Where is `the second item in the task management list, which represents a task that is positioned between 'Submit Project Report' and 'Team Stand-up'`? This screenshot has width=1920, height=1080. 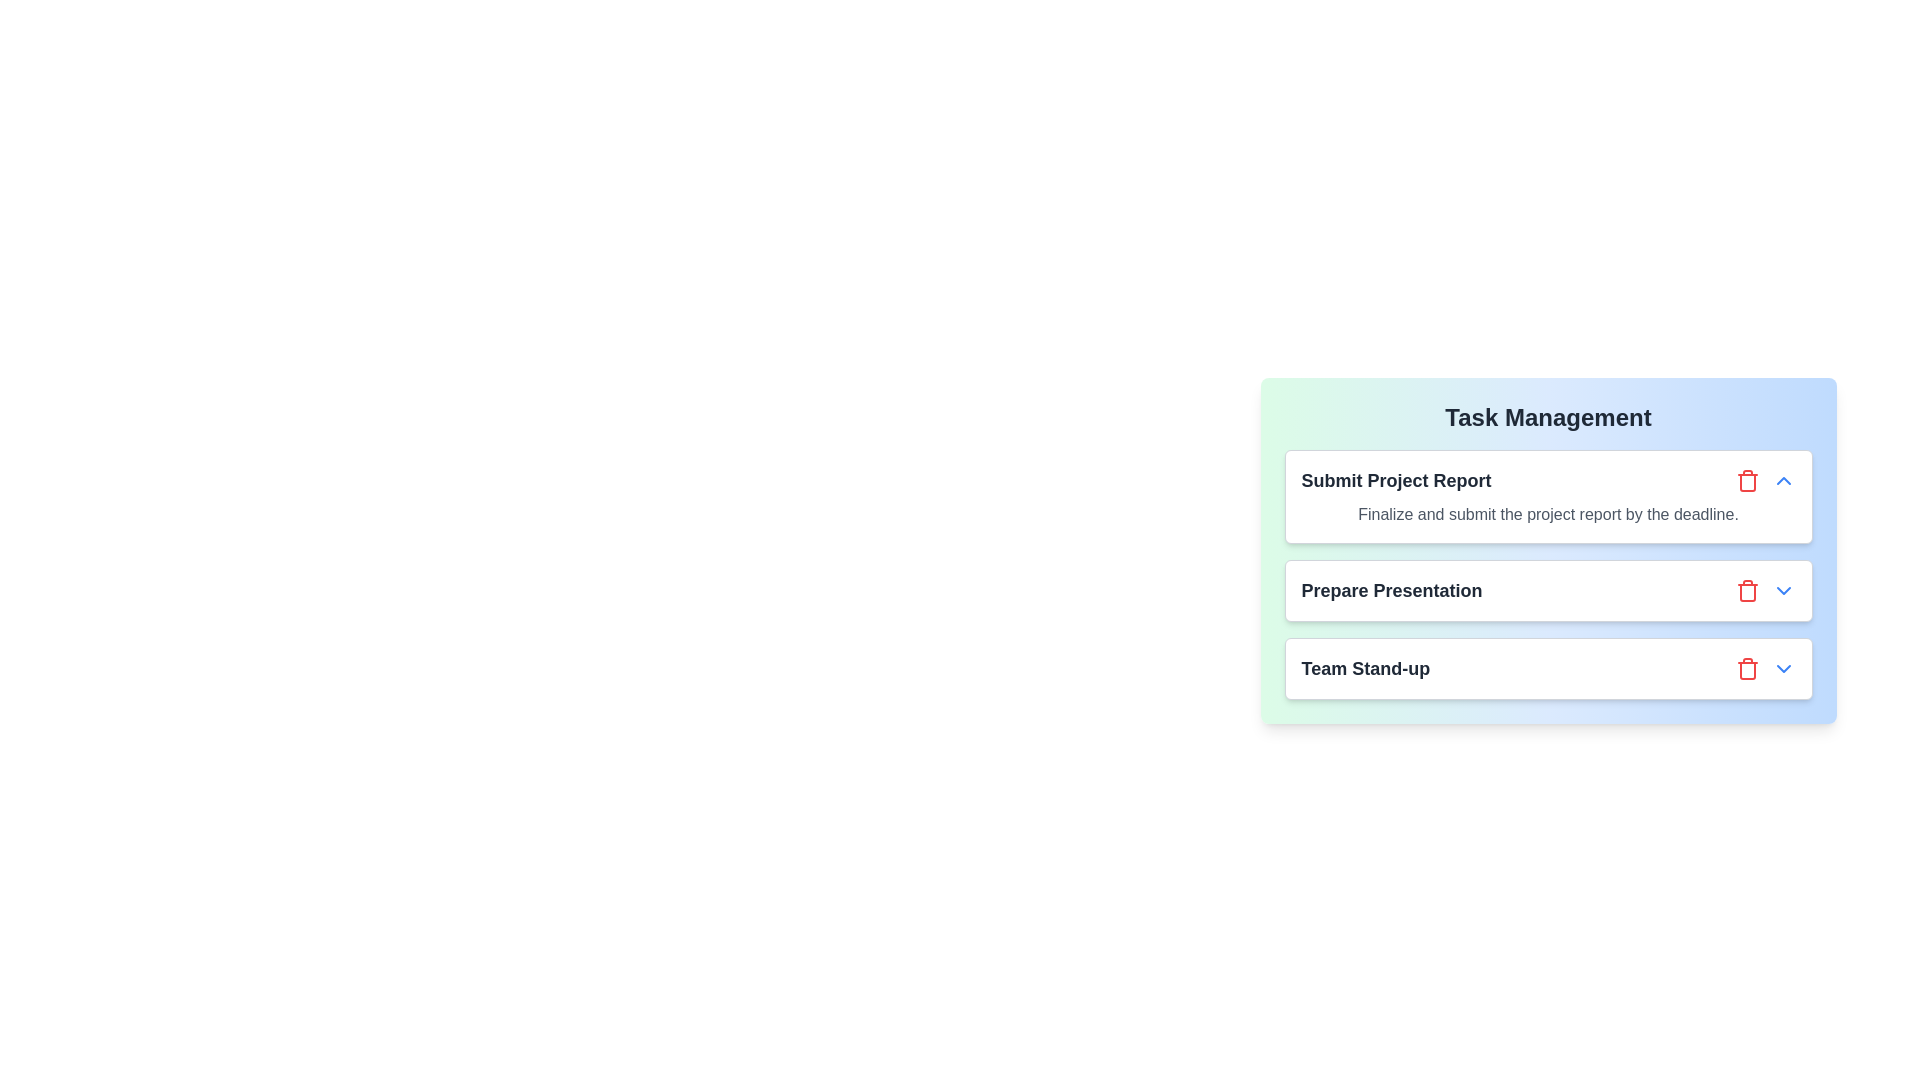 the second item in the task management list, which represents a task that is positioned between 'Submit Project Report' and 'Team Stand-up' is located at coordinates (1547, 574).